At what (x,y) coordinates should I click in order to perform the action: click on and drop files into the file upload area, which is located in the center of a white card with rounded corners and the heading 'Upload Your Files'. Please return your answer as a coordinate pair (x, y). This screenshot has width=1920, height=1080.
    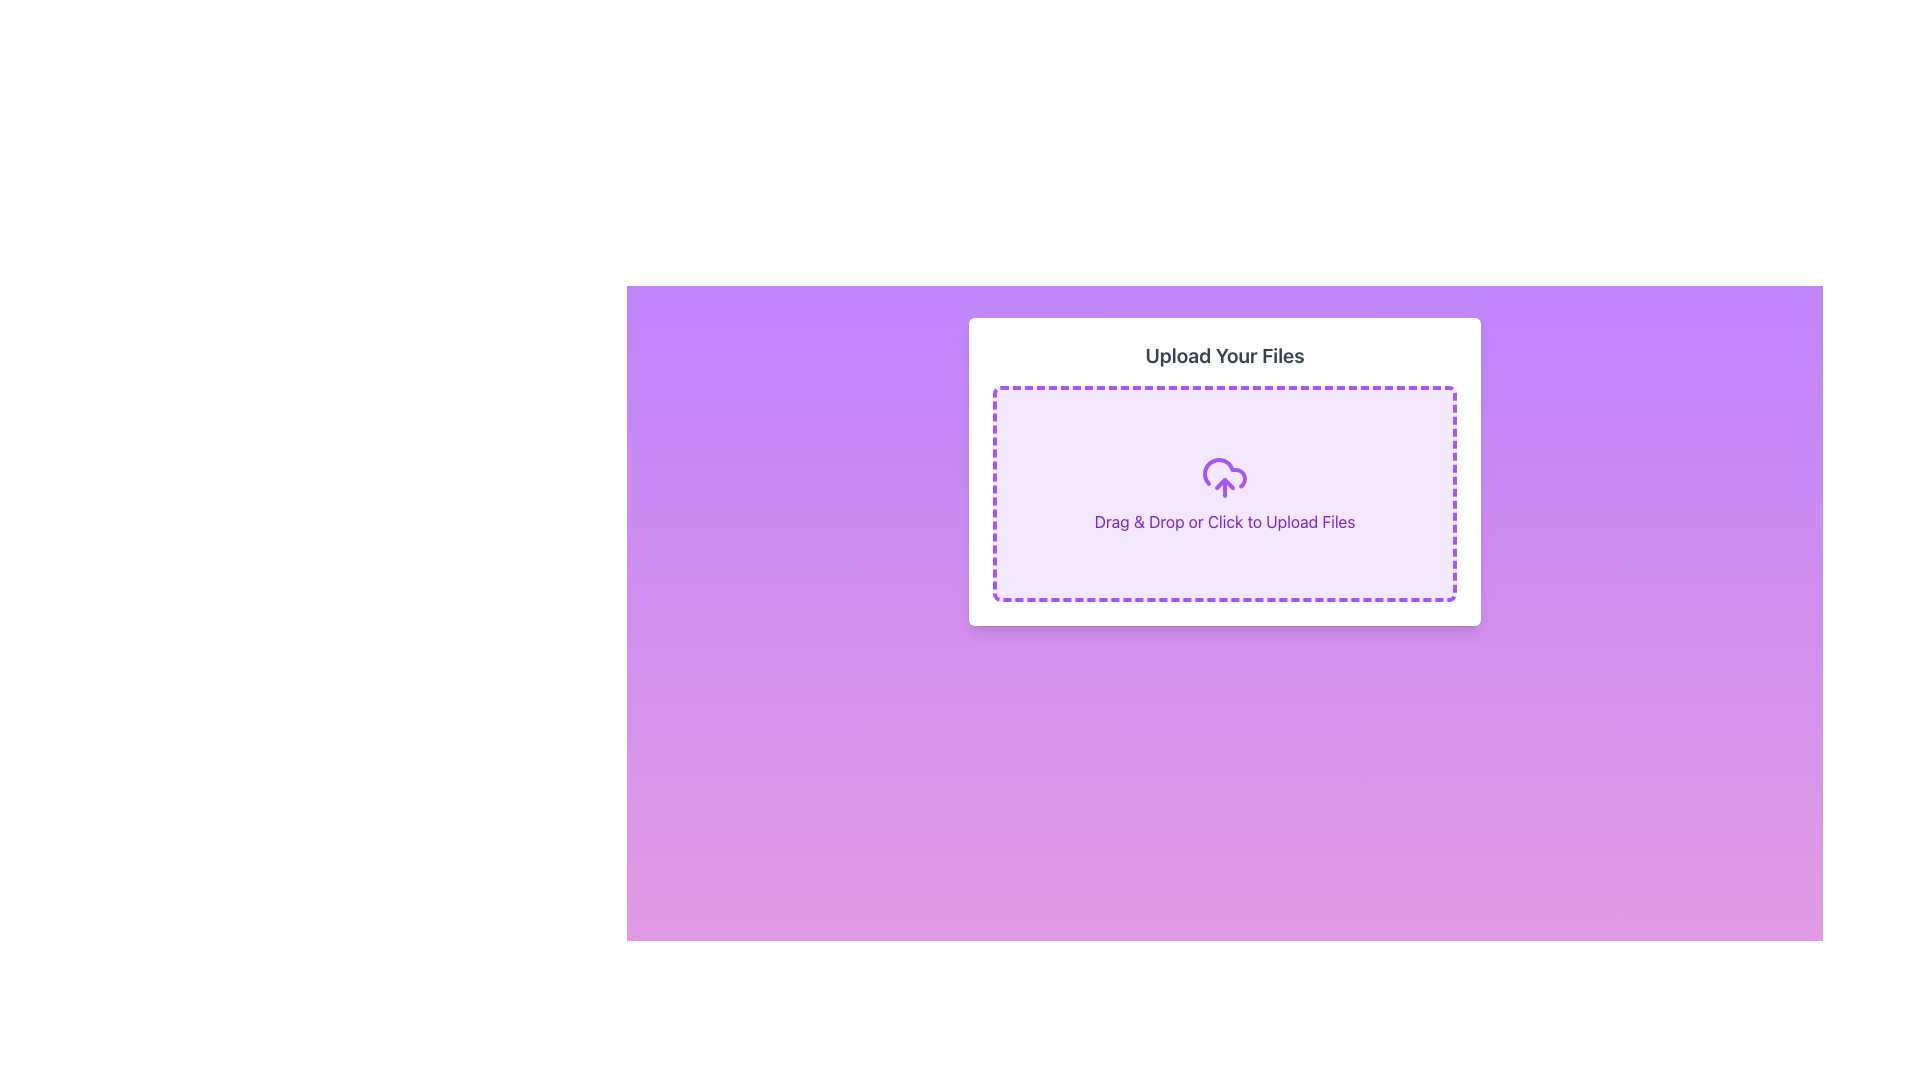
    Looking at the image, I should click on (1223, 493).